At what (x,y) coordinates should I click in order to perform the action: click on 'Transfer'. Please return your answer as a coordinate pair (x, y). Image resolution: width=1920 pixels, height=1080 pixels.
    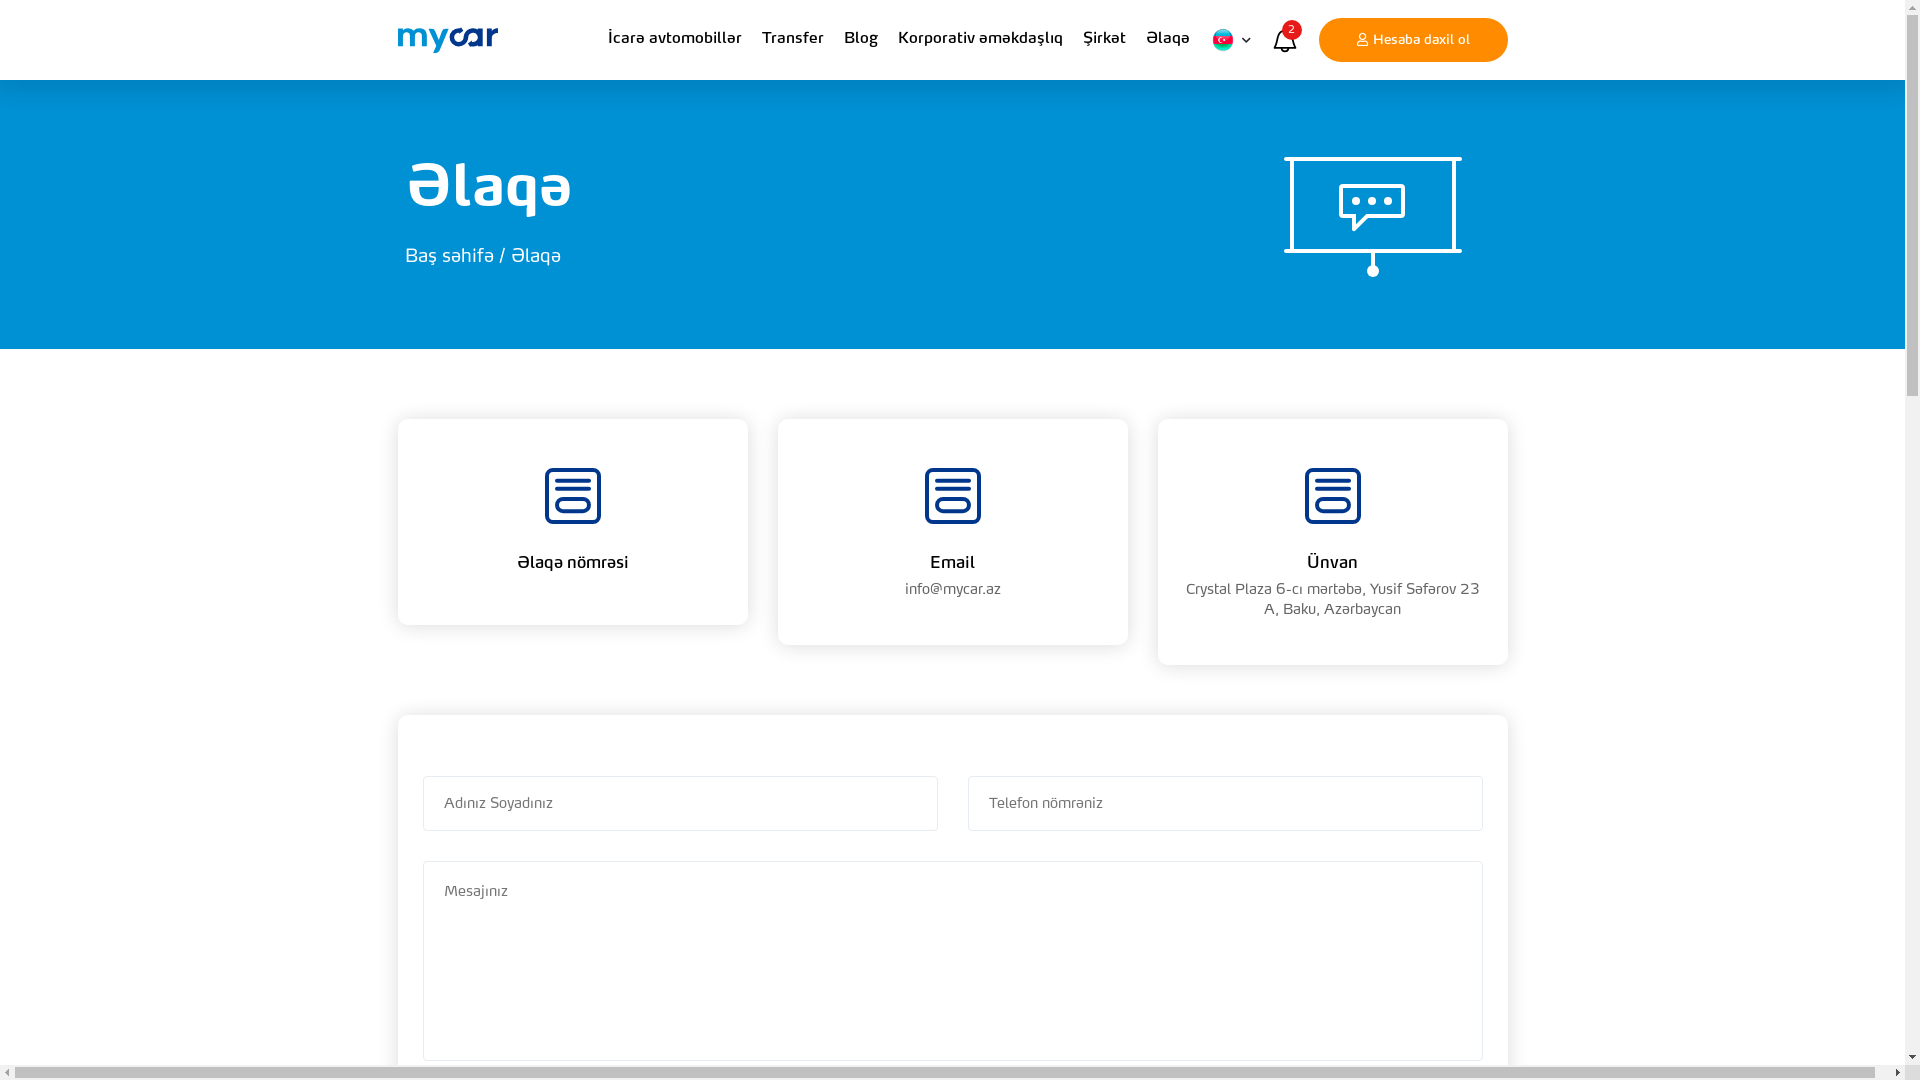
    Looking at the image, I should click on (791, 40).